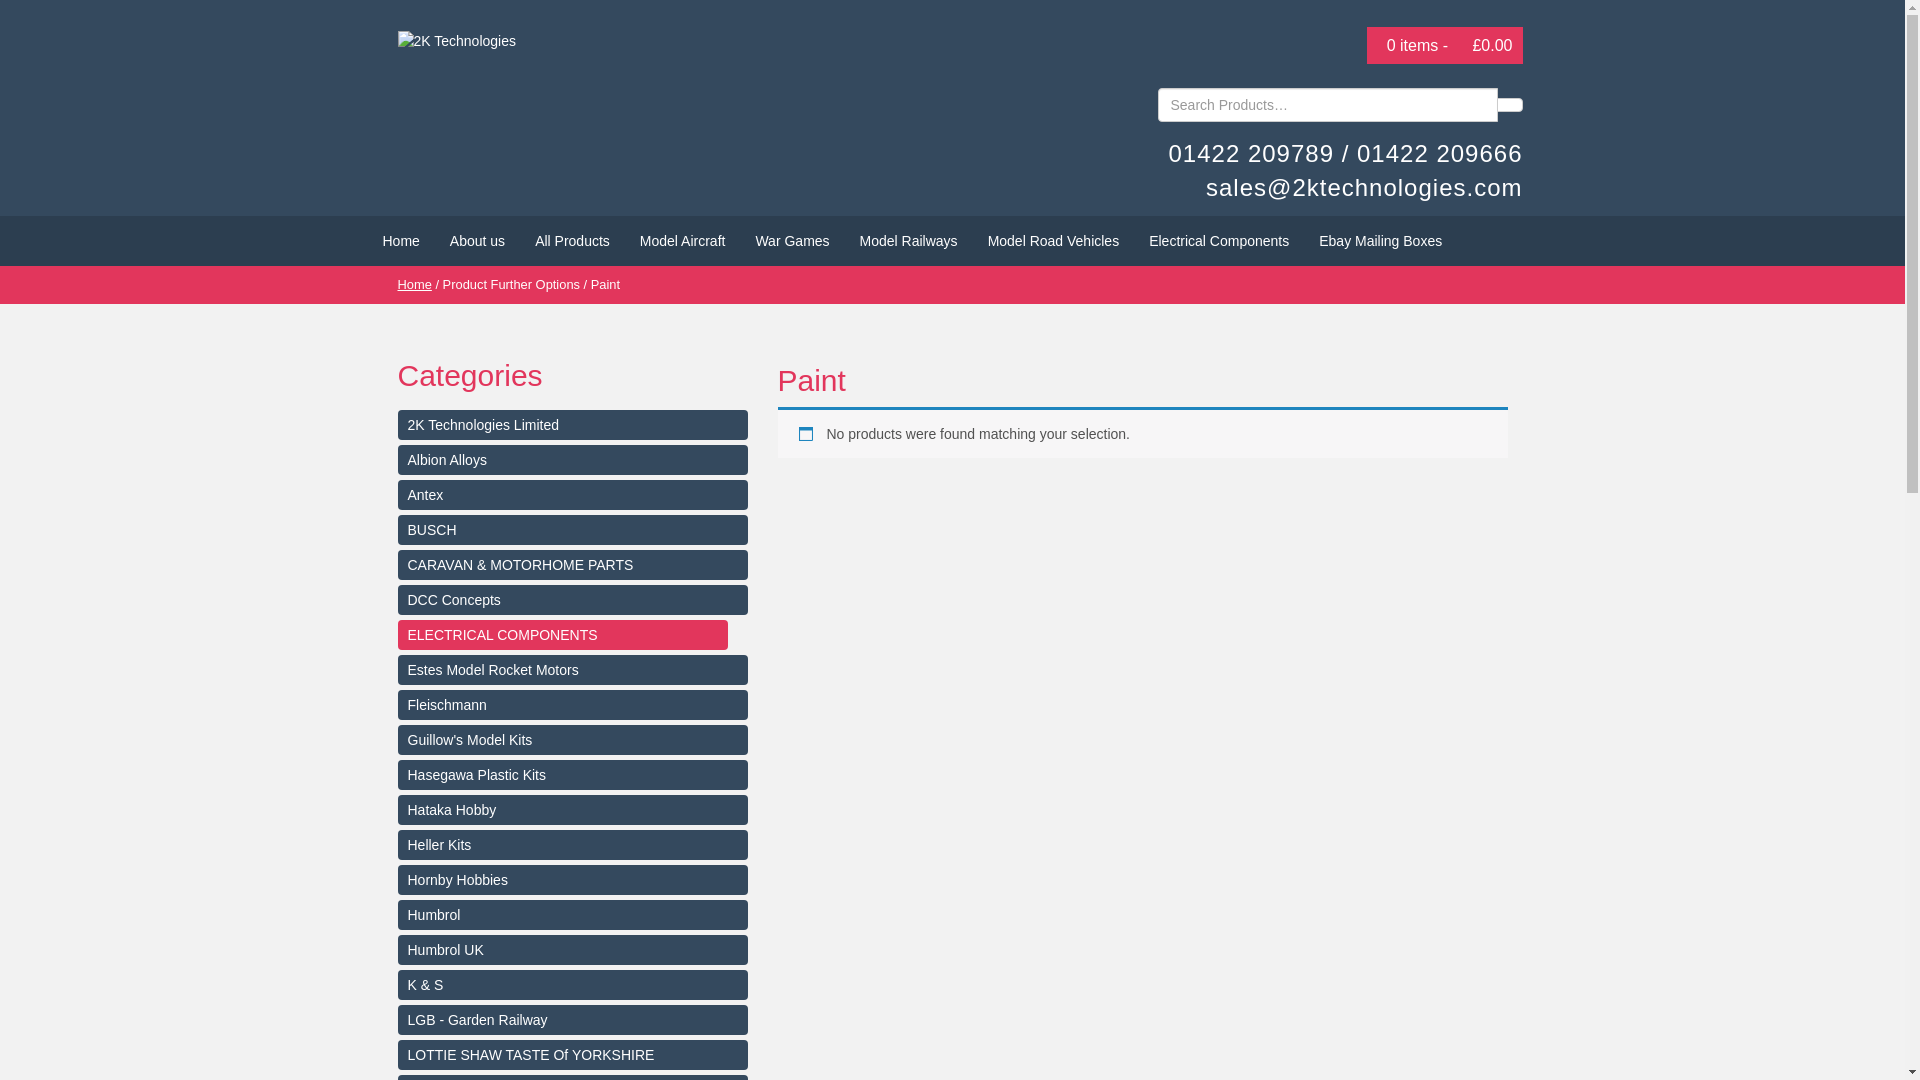  What do you see at coordinates (519, 239) in the screenshot?
I see `'All Products'` at bounding box center [519, 239].